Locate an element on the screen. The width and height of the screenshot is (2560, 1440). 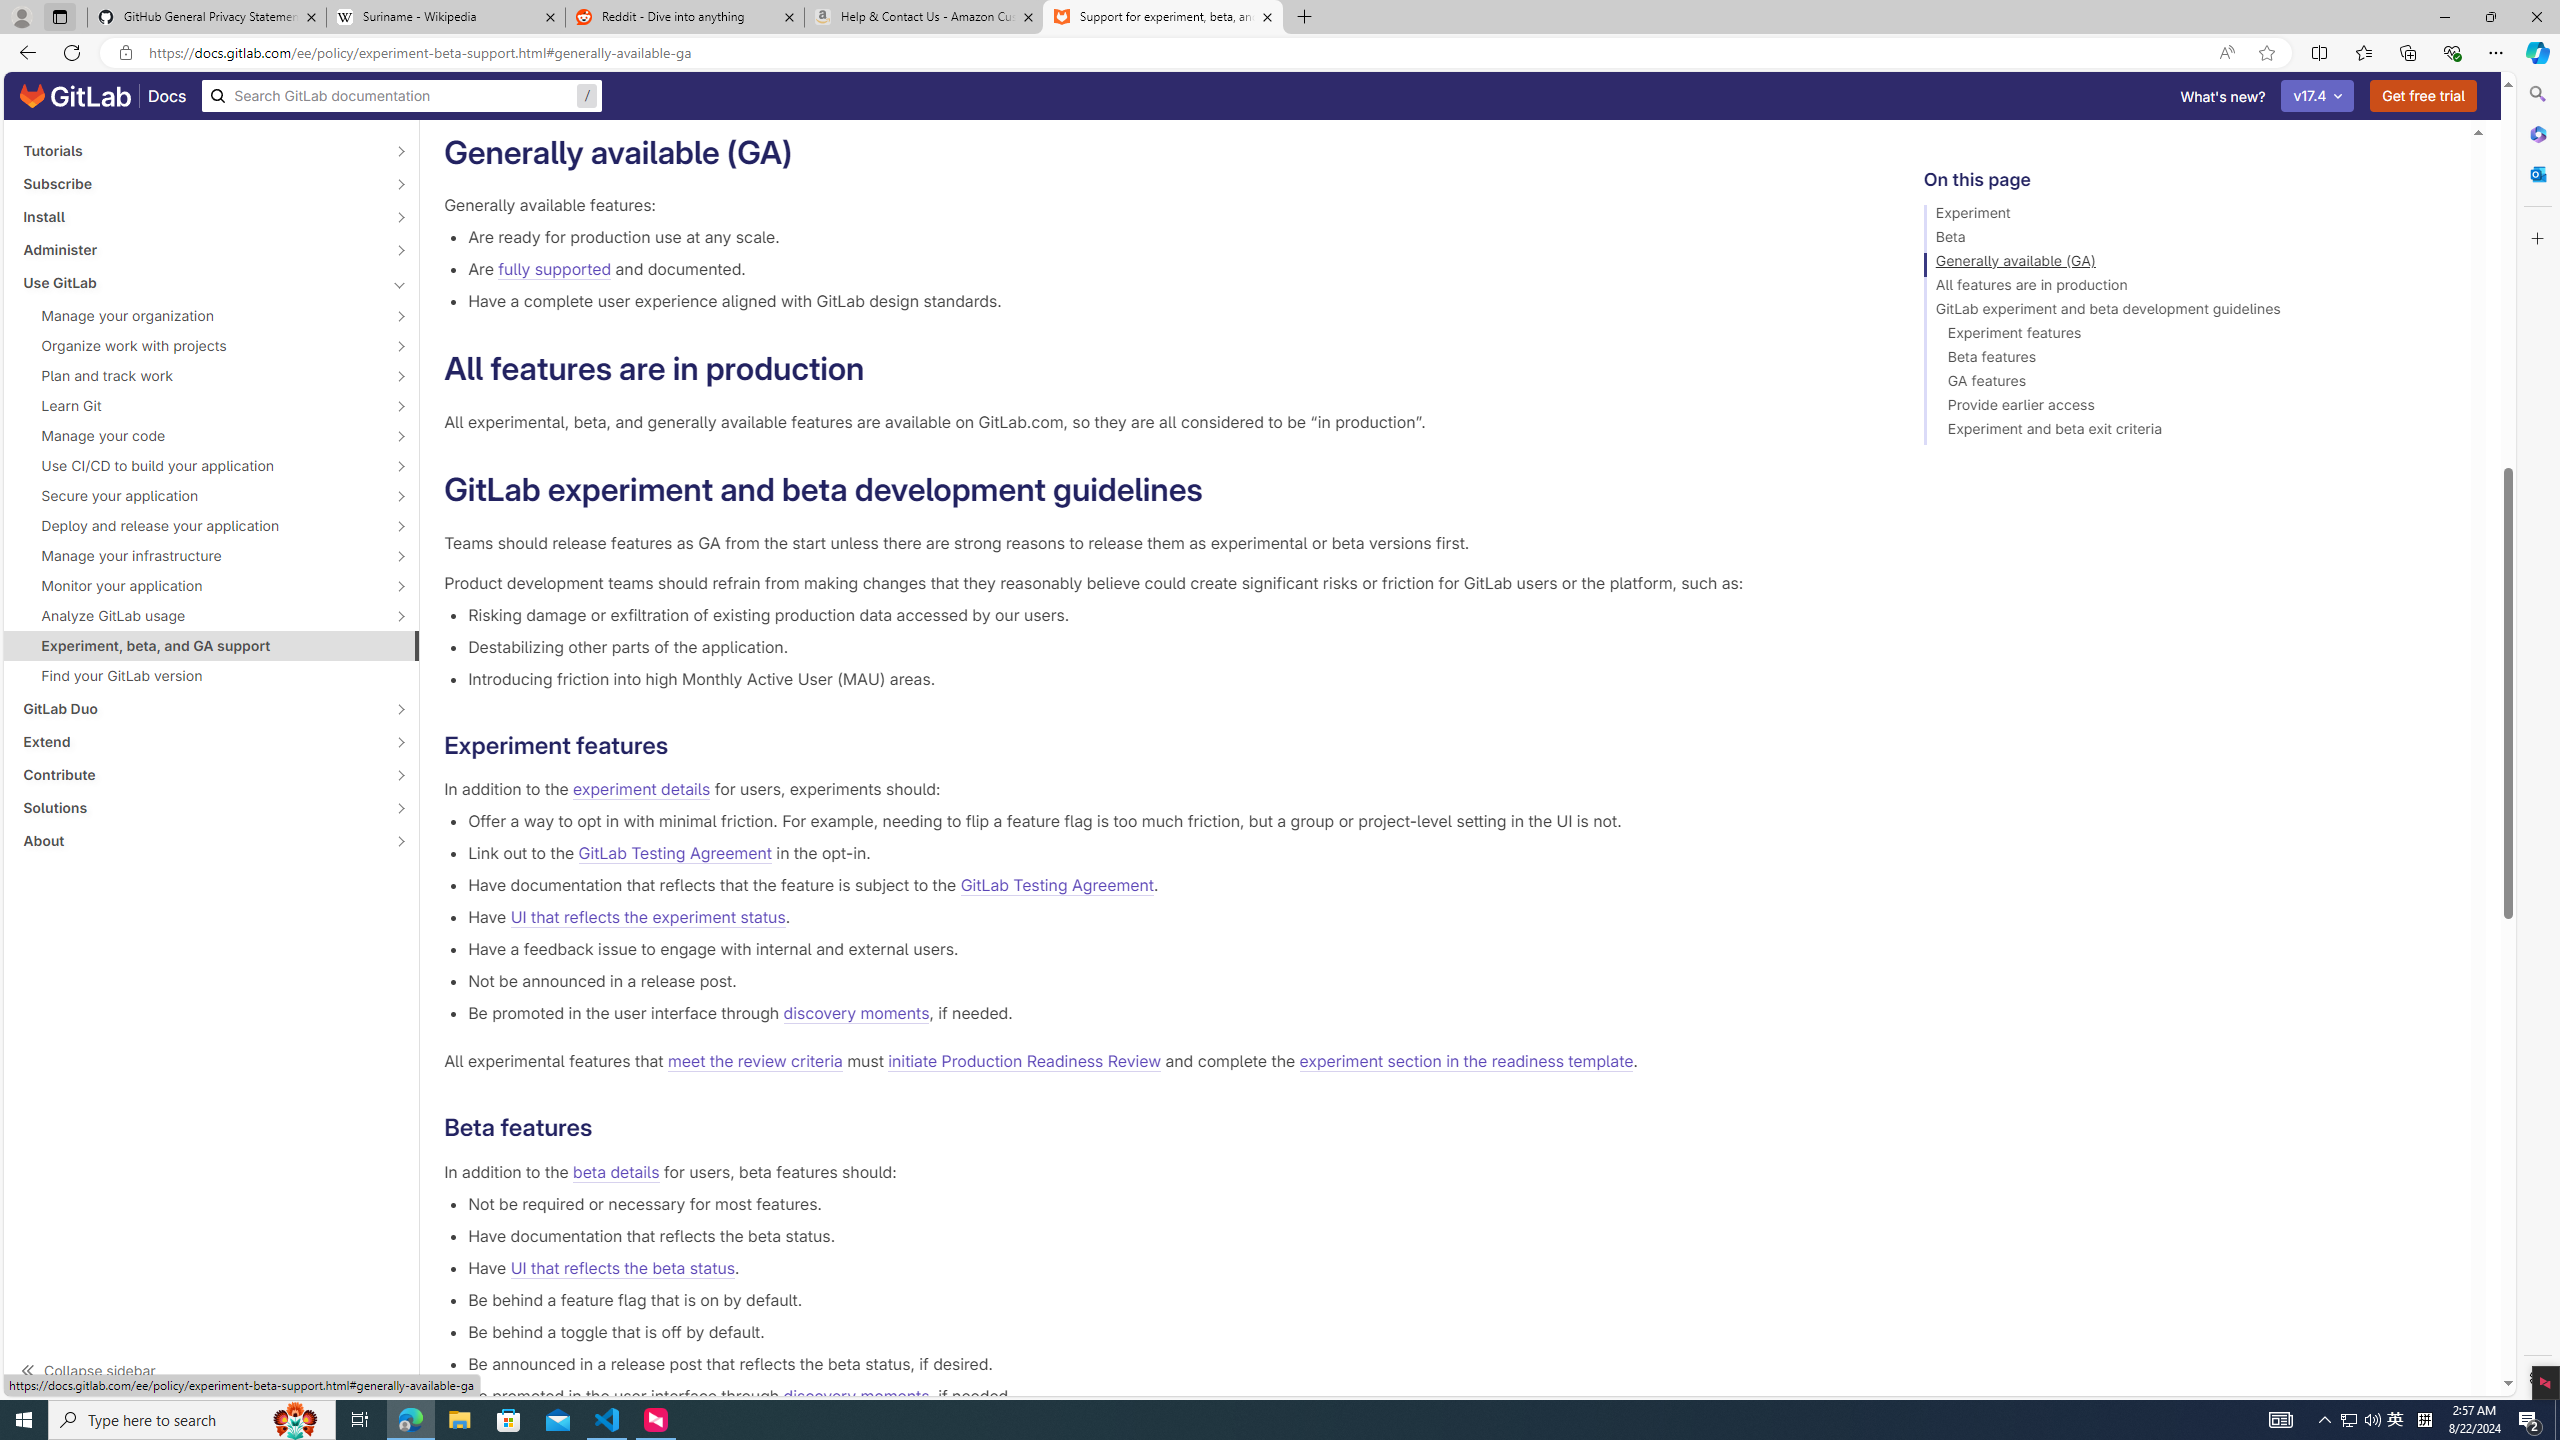
'Experiment and beta exit criteria' is located at coordinates (2188, 432).